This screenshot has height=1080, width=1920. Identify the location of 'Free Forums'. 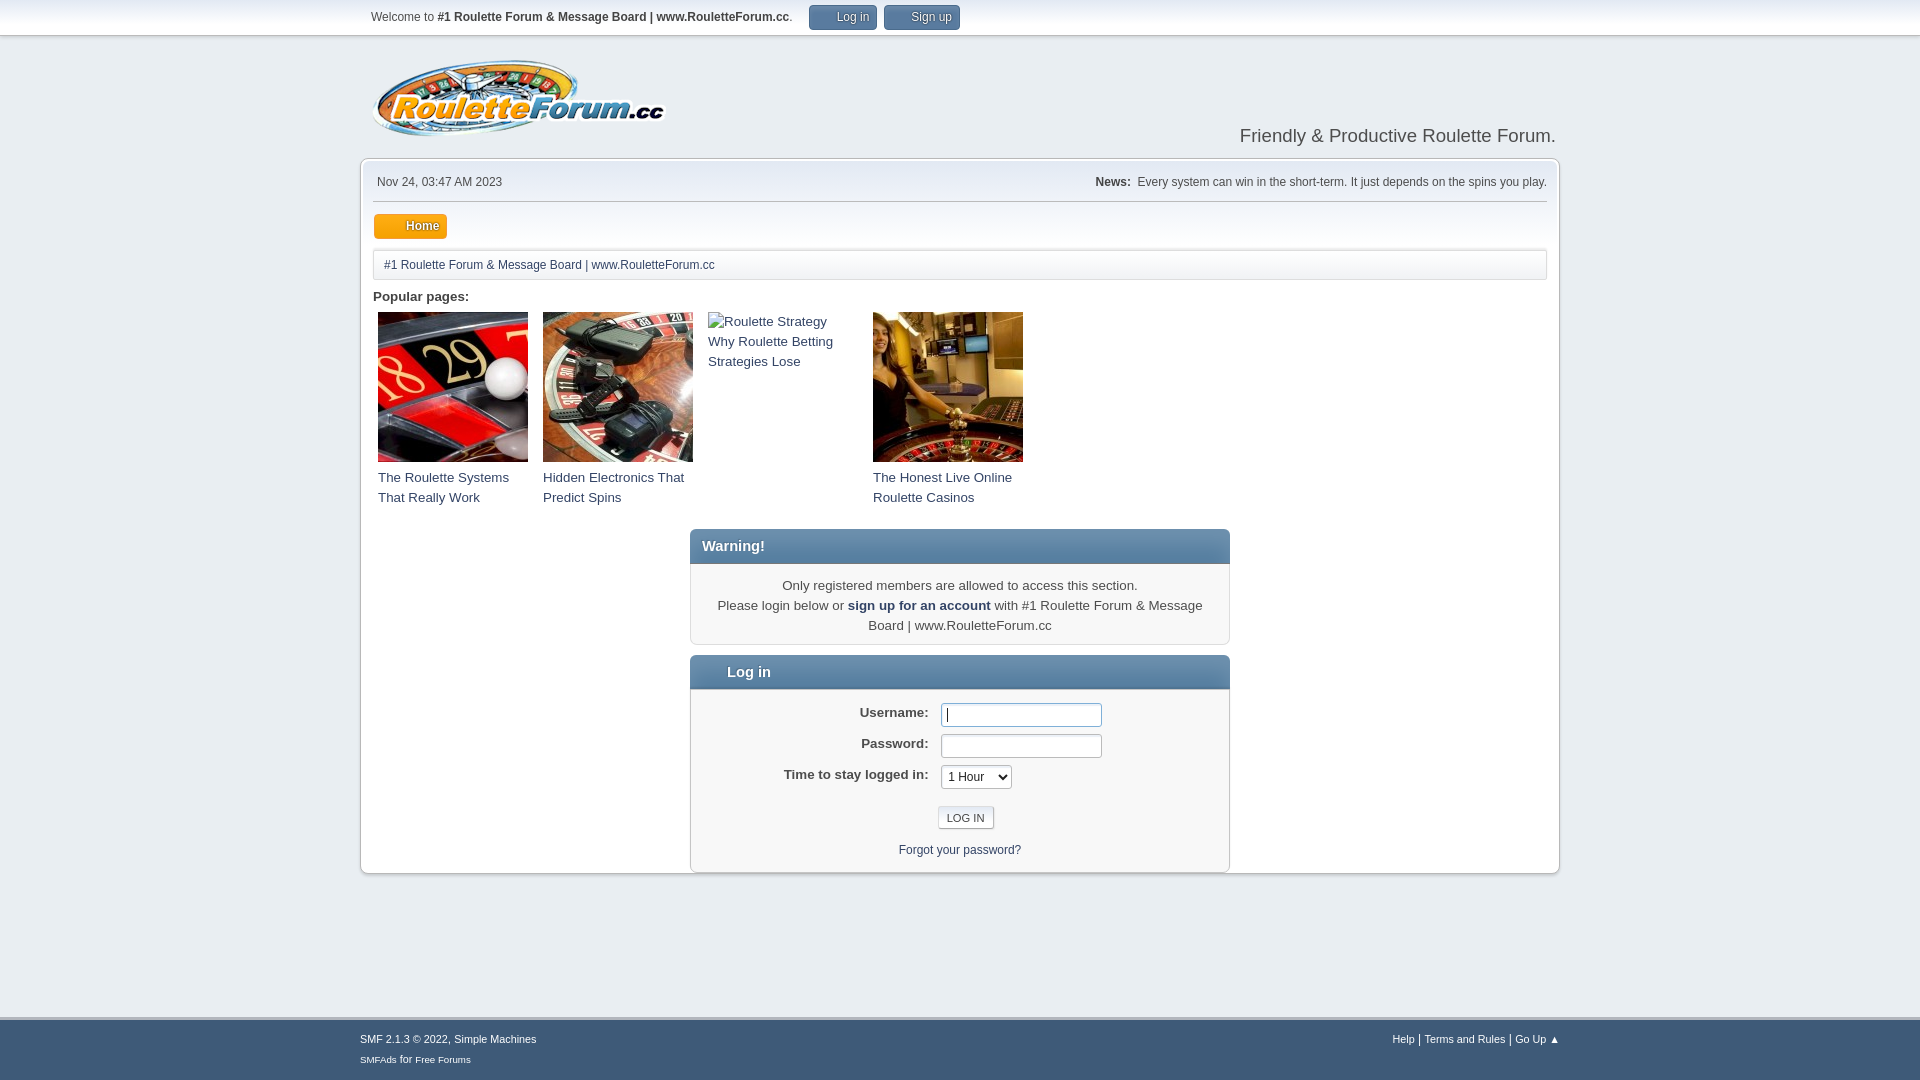
(441, 1058).